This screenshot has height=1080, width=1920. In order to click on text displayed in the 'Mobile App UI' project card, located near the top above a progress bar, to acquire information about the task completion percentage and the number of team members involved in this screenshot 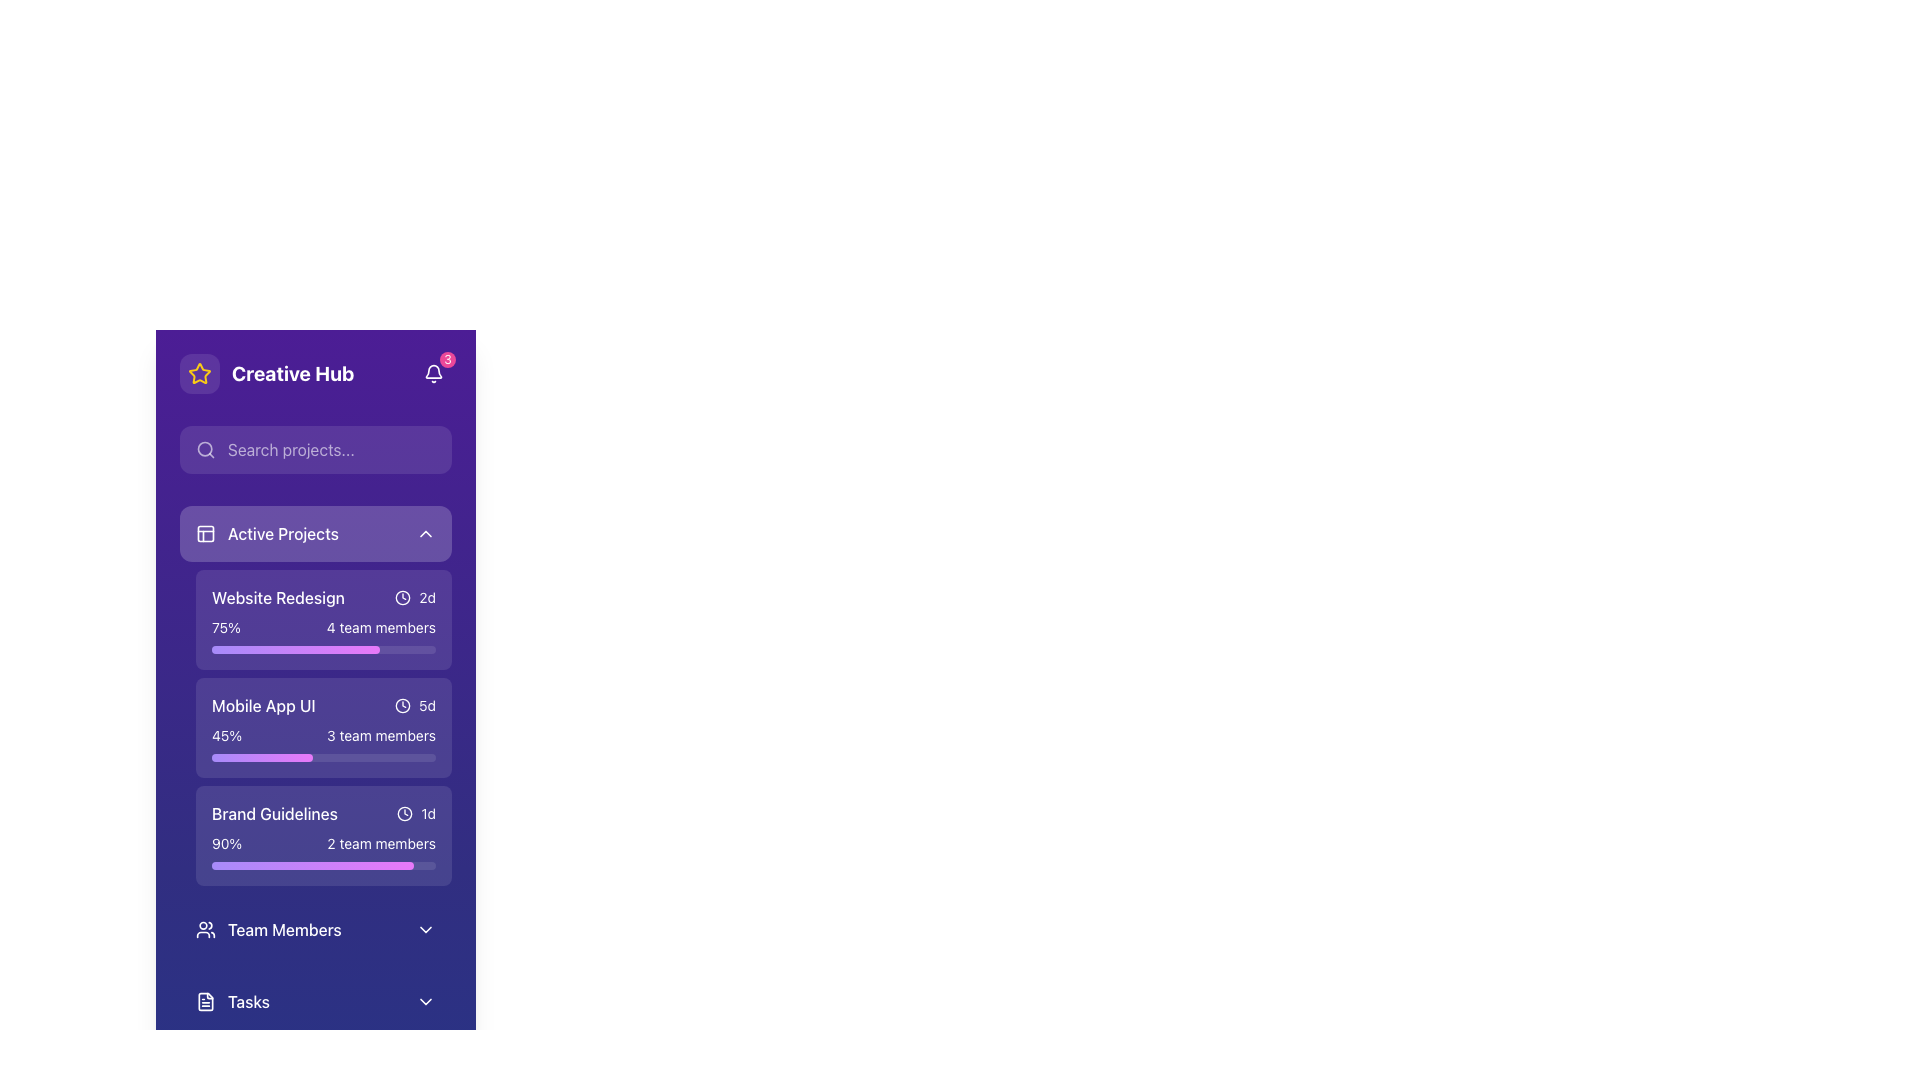, I will do `click(324, 736)`.